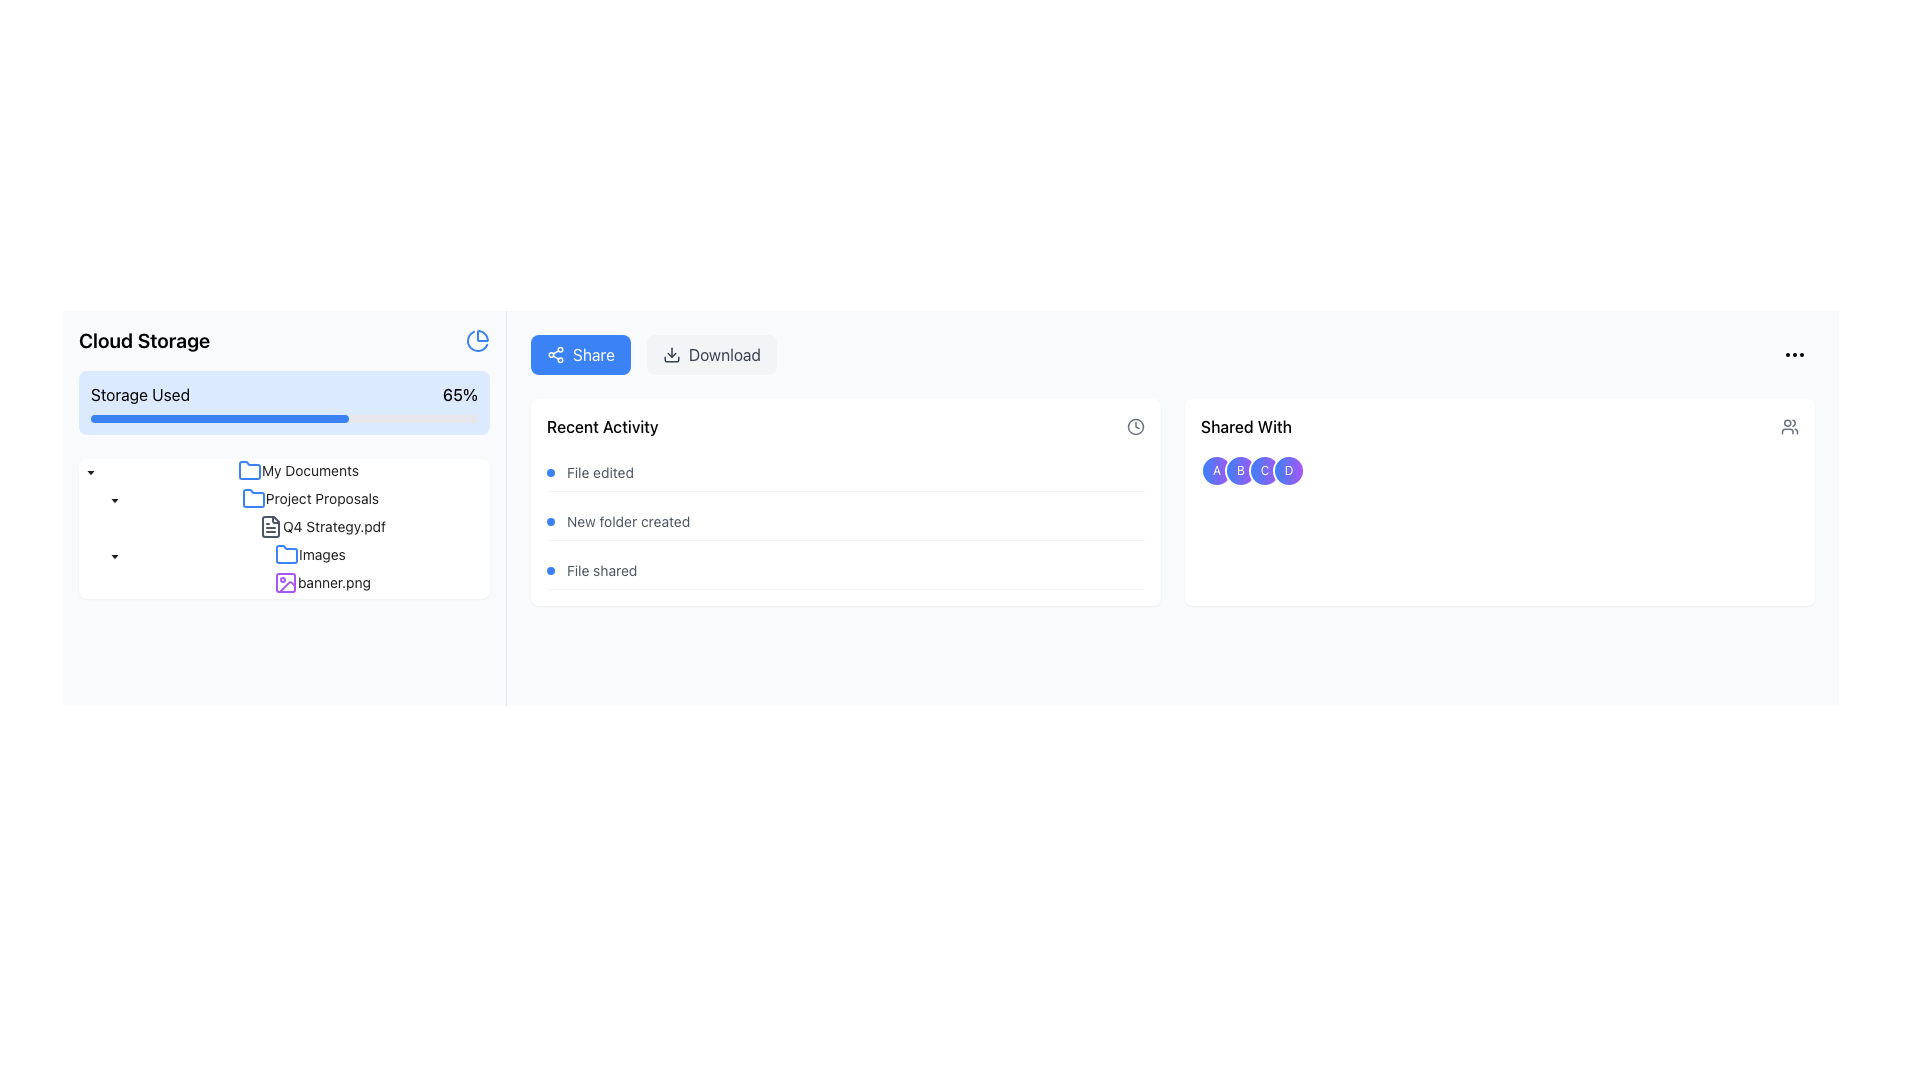 This screenshot has width=1920, height=1080. I want to click on the 'Project Proposals' folder icon, so click(283, 497).